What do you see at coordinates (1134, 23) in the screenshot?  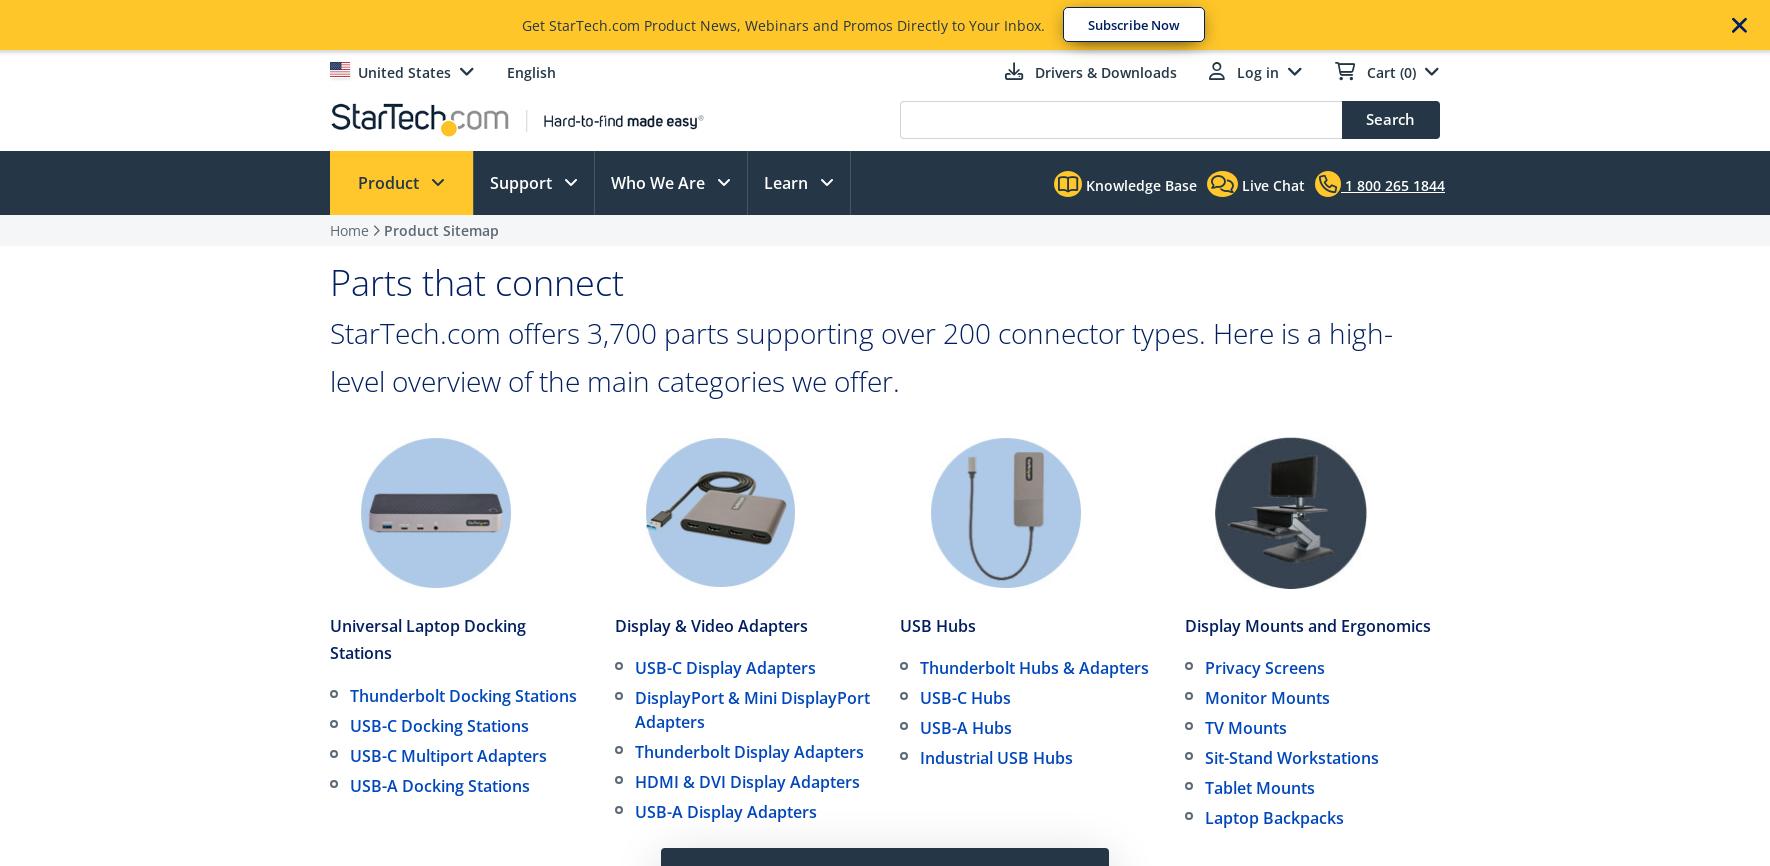 I see `'Subscribe Now'` at bounding box center [1134, 23].